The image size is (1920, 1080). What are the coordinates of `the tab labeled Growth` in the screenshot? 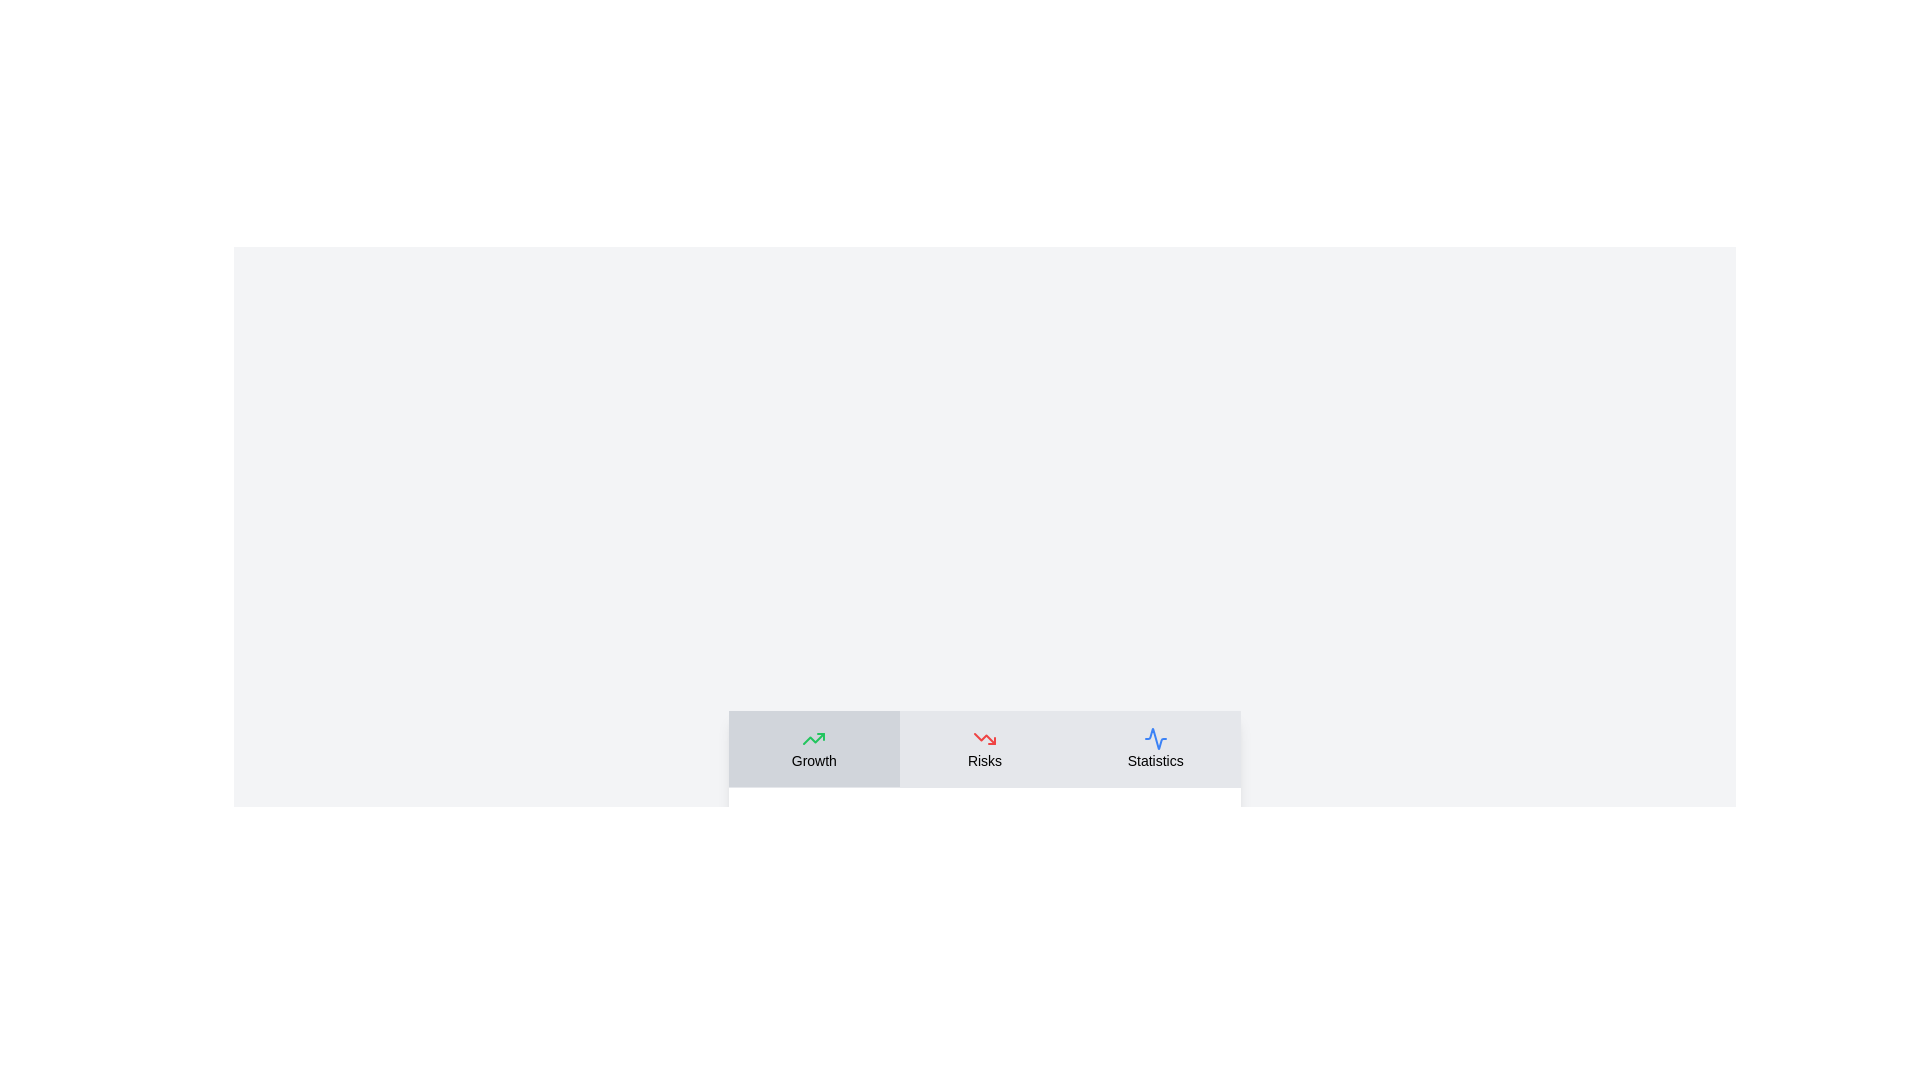 It's located at (814, 748).